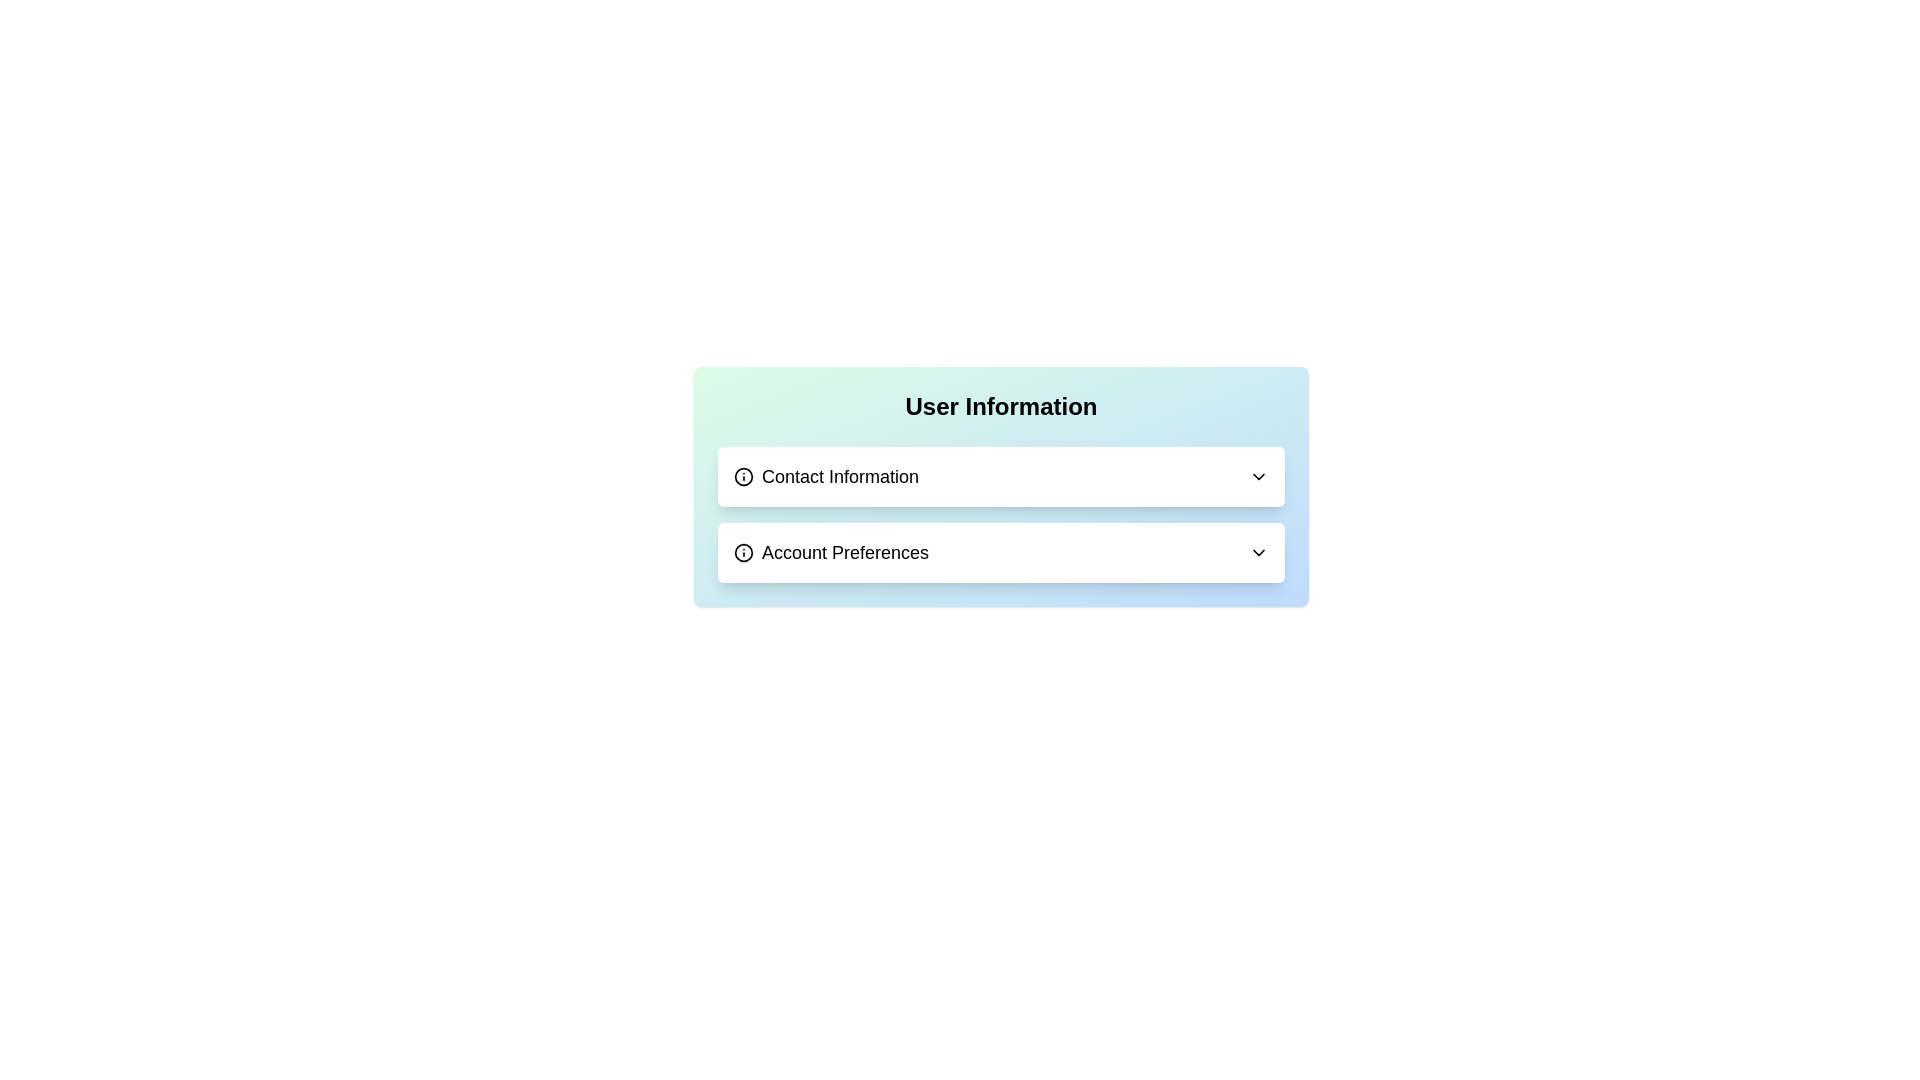 The image size is (1920, 1080). What do you see at coordinates (743, 477) in the screenshot?
I see `the interactive icon next to the 'Contact Information' text in the 'User Information' section` at bounding box center [743, 477].